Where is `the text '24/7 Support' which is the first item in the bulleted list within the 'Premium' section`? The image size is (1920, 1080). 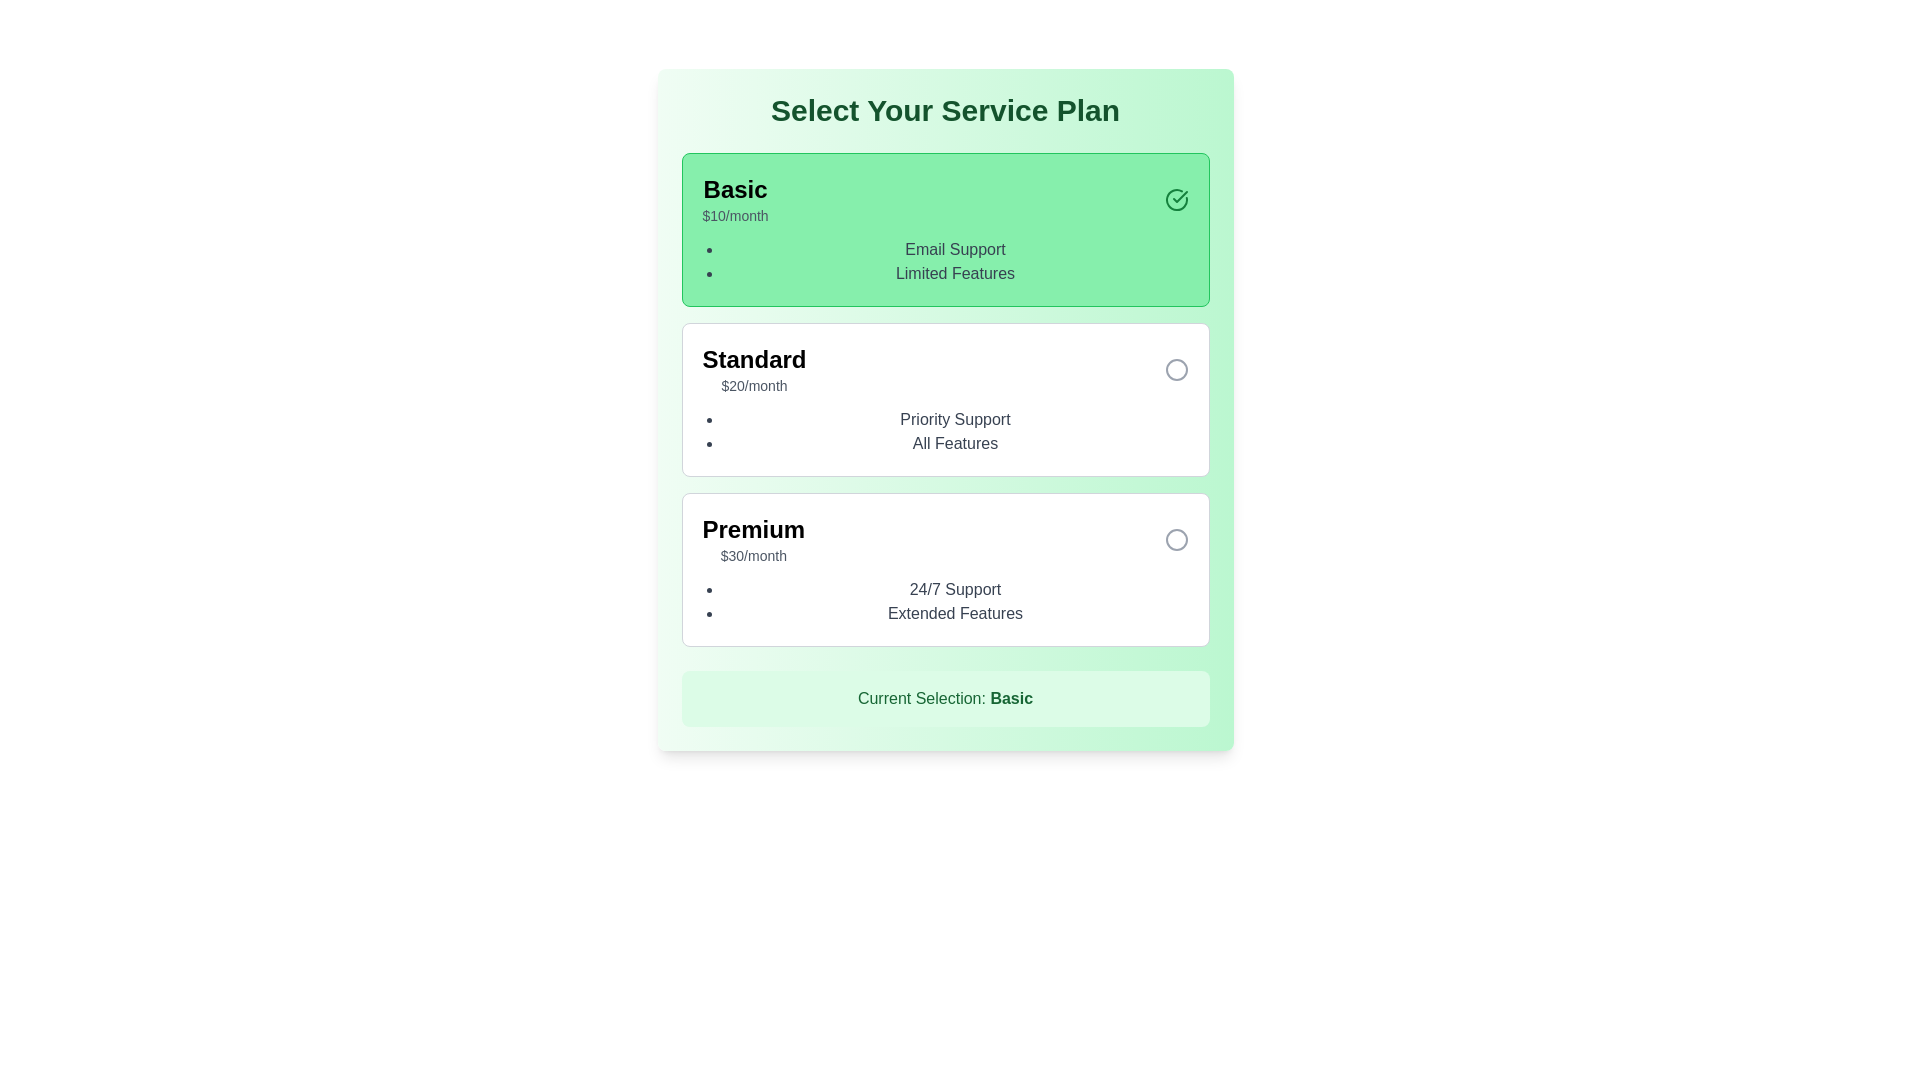 the text '24/7 Support' which is the first item in the bulleted list within the 'Premium' section is located at coordinates (954, 589).